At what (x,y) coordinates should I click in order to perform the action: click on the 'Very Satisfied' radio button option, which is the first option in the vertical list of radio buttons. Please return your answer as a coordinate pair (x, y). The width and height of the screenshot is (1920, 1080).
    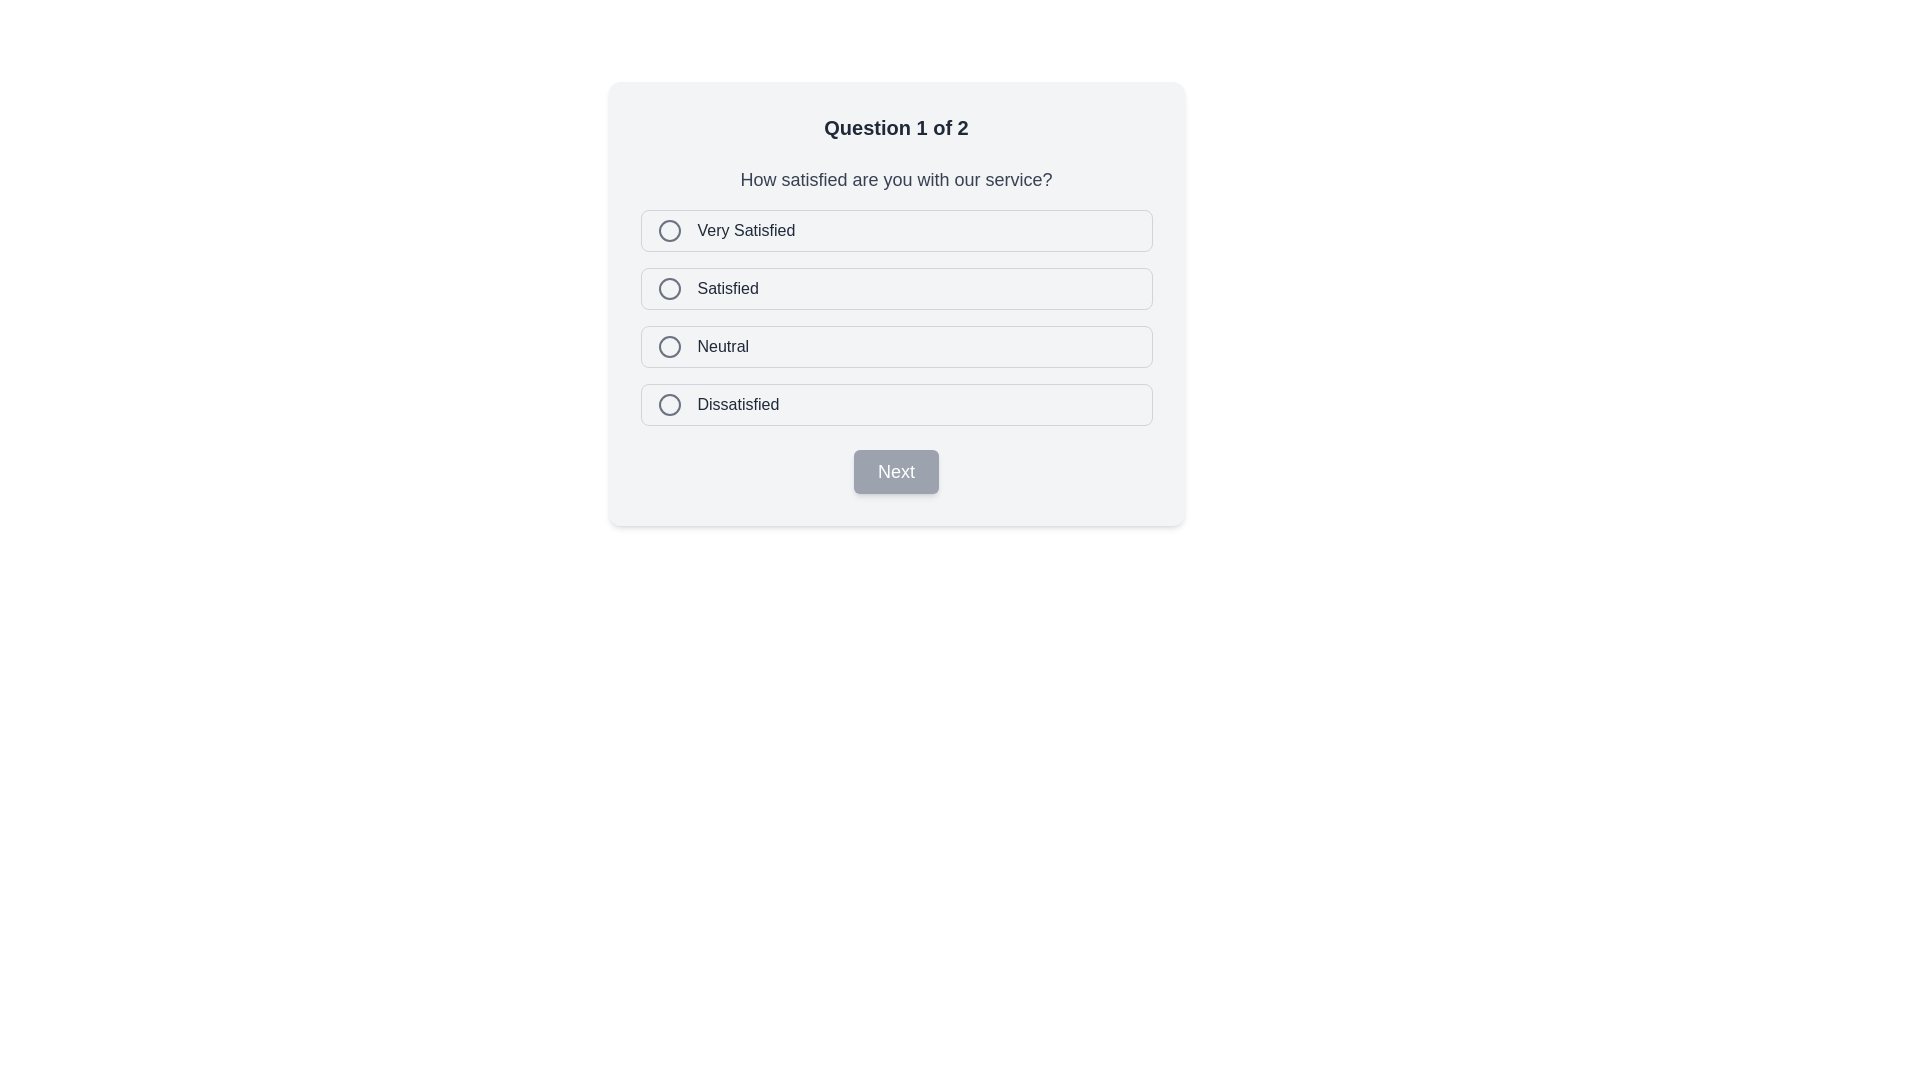
    Looking at the image, I should click on (895, 230).